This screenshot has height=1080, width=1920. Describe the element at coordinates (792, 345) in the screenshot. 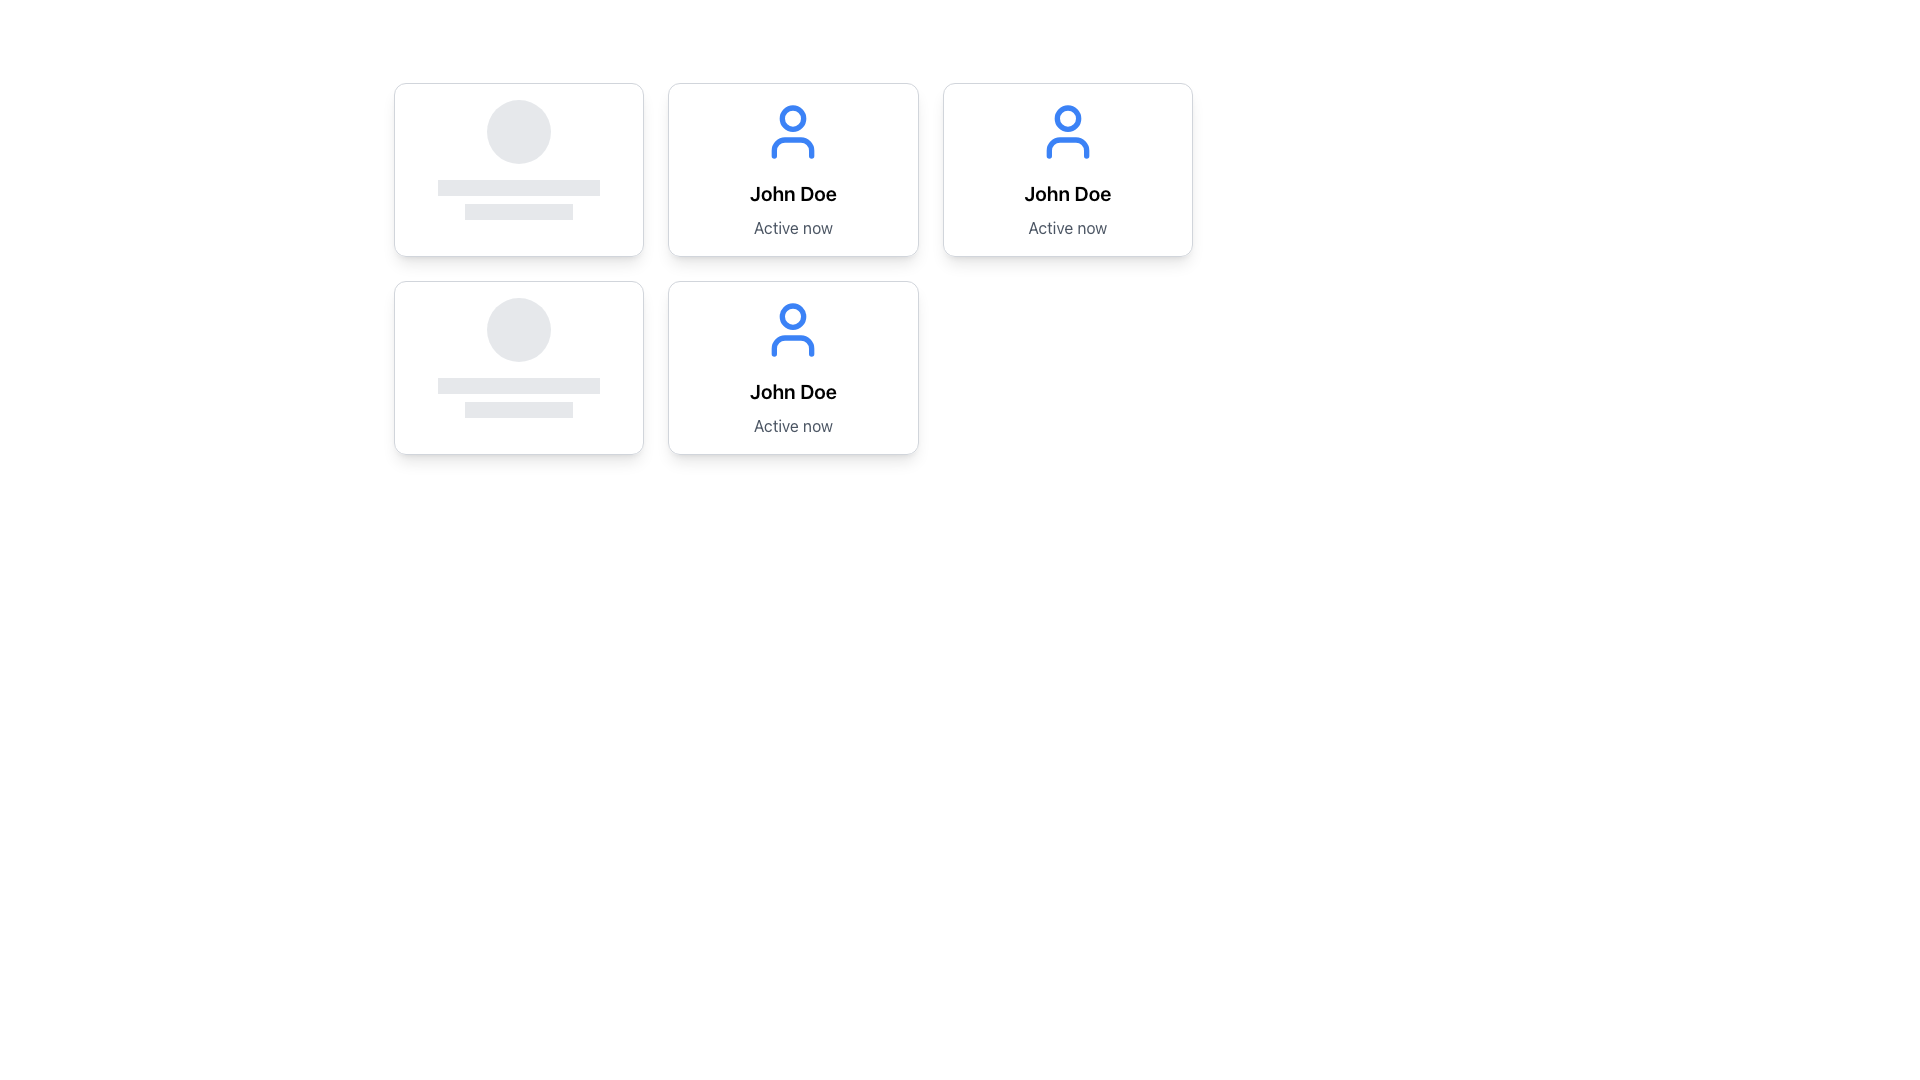

I see `the torso of the user icon in the lower right card of the grid layout` at that location.